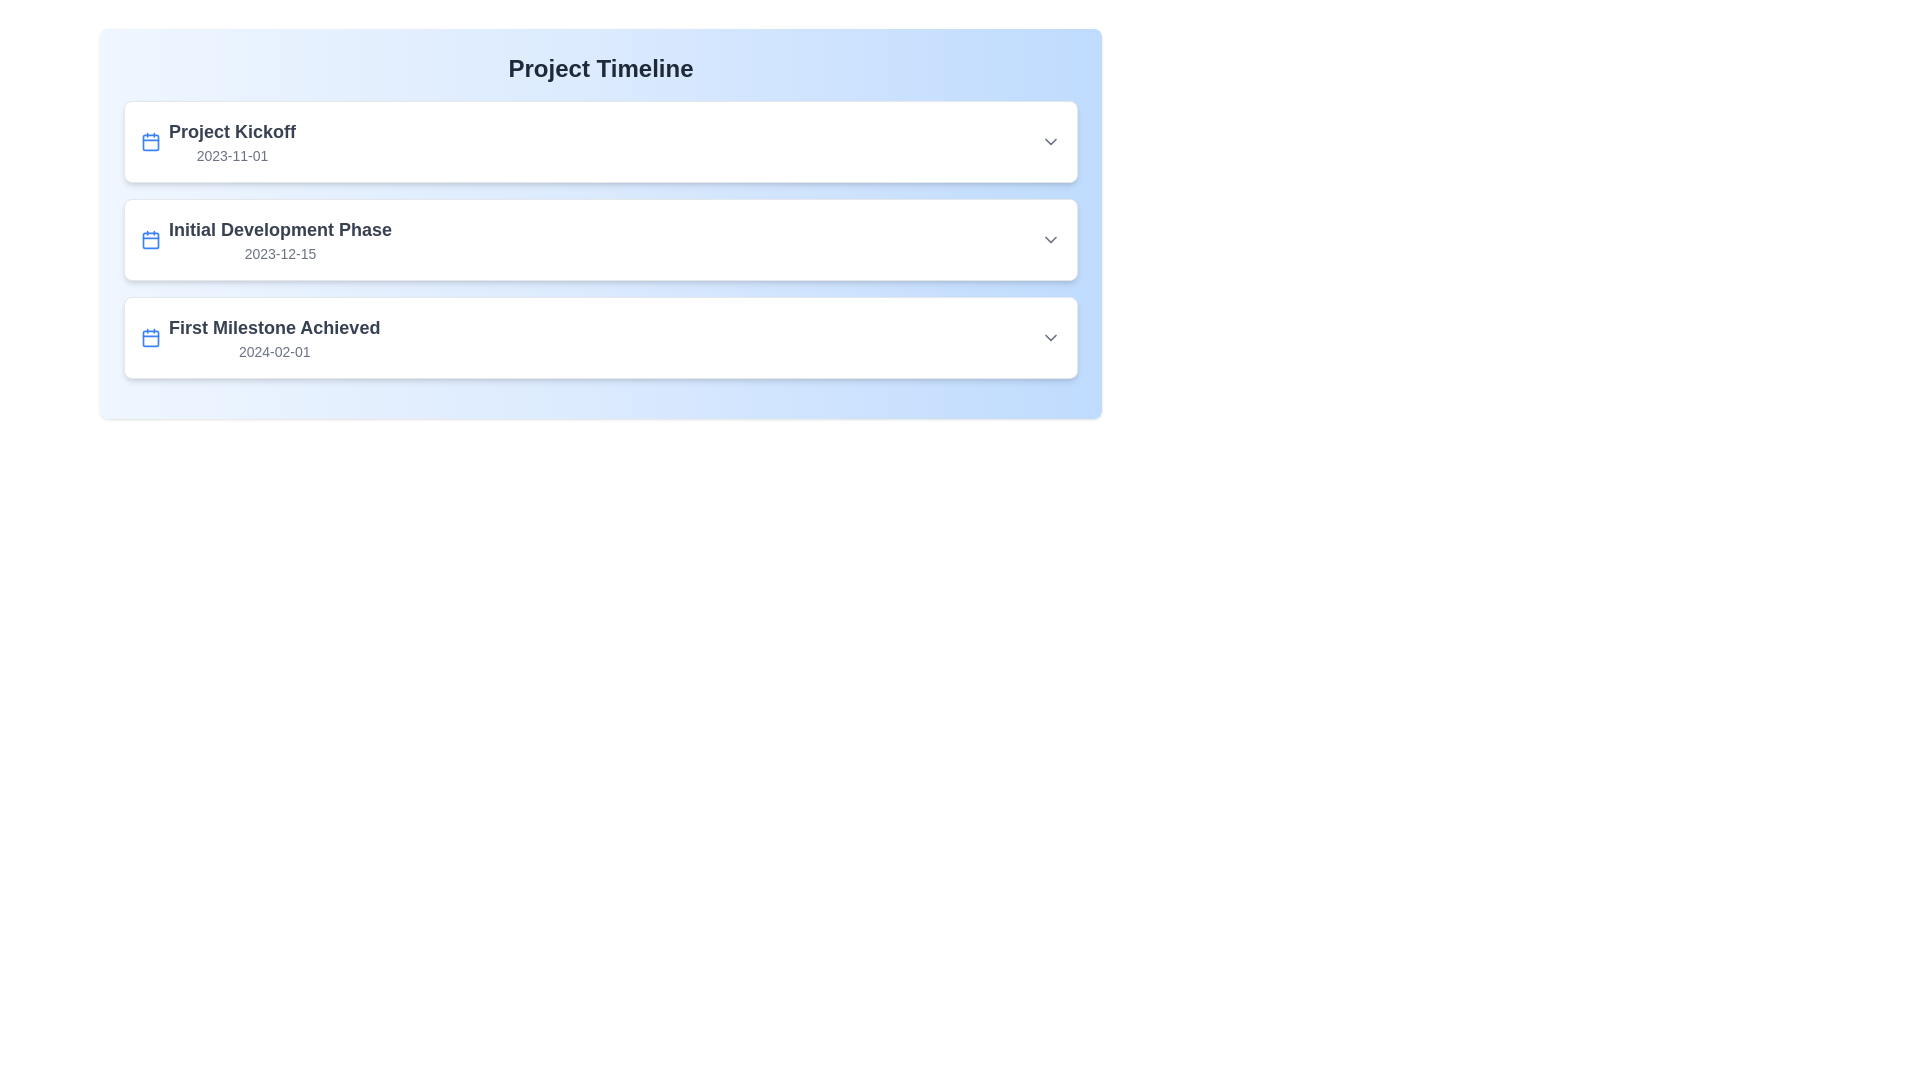 This screenshot has width=1920, height=1080. What do you see at coordinates (149, 337) in the screenshot?
I see `the blue calendar-like icon located to the left of the 'First Milestone Achieved' text in the 'Project Timeline' section` at bounding box center [149, 337].